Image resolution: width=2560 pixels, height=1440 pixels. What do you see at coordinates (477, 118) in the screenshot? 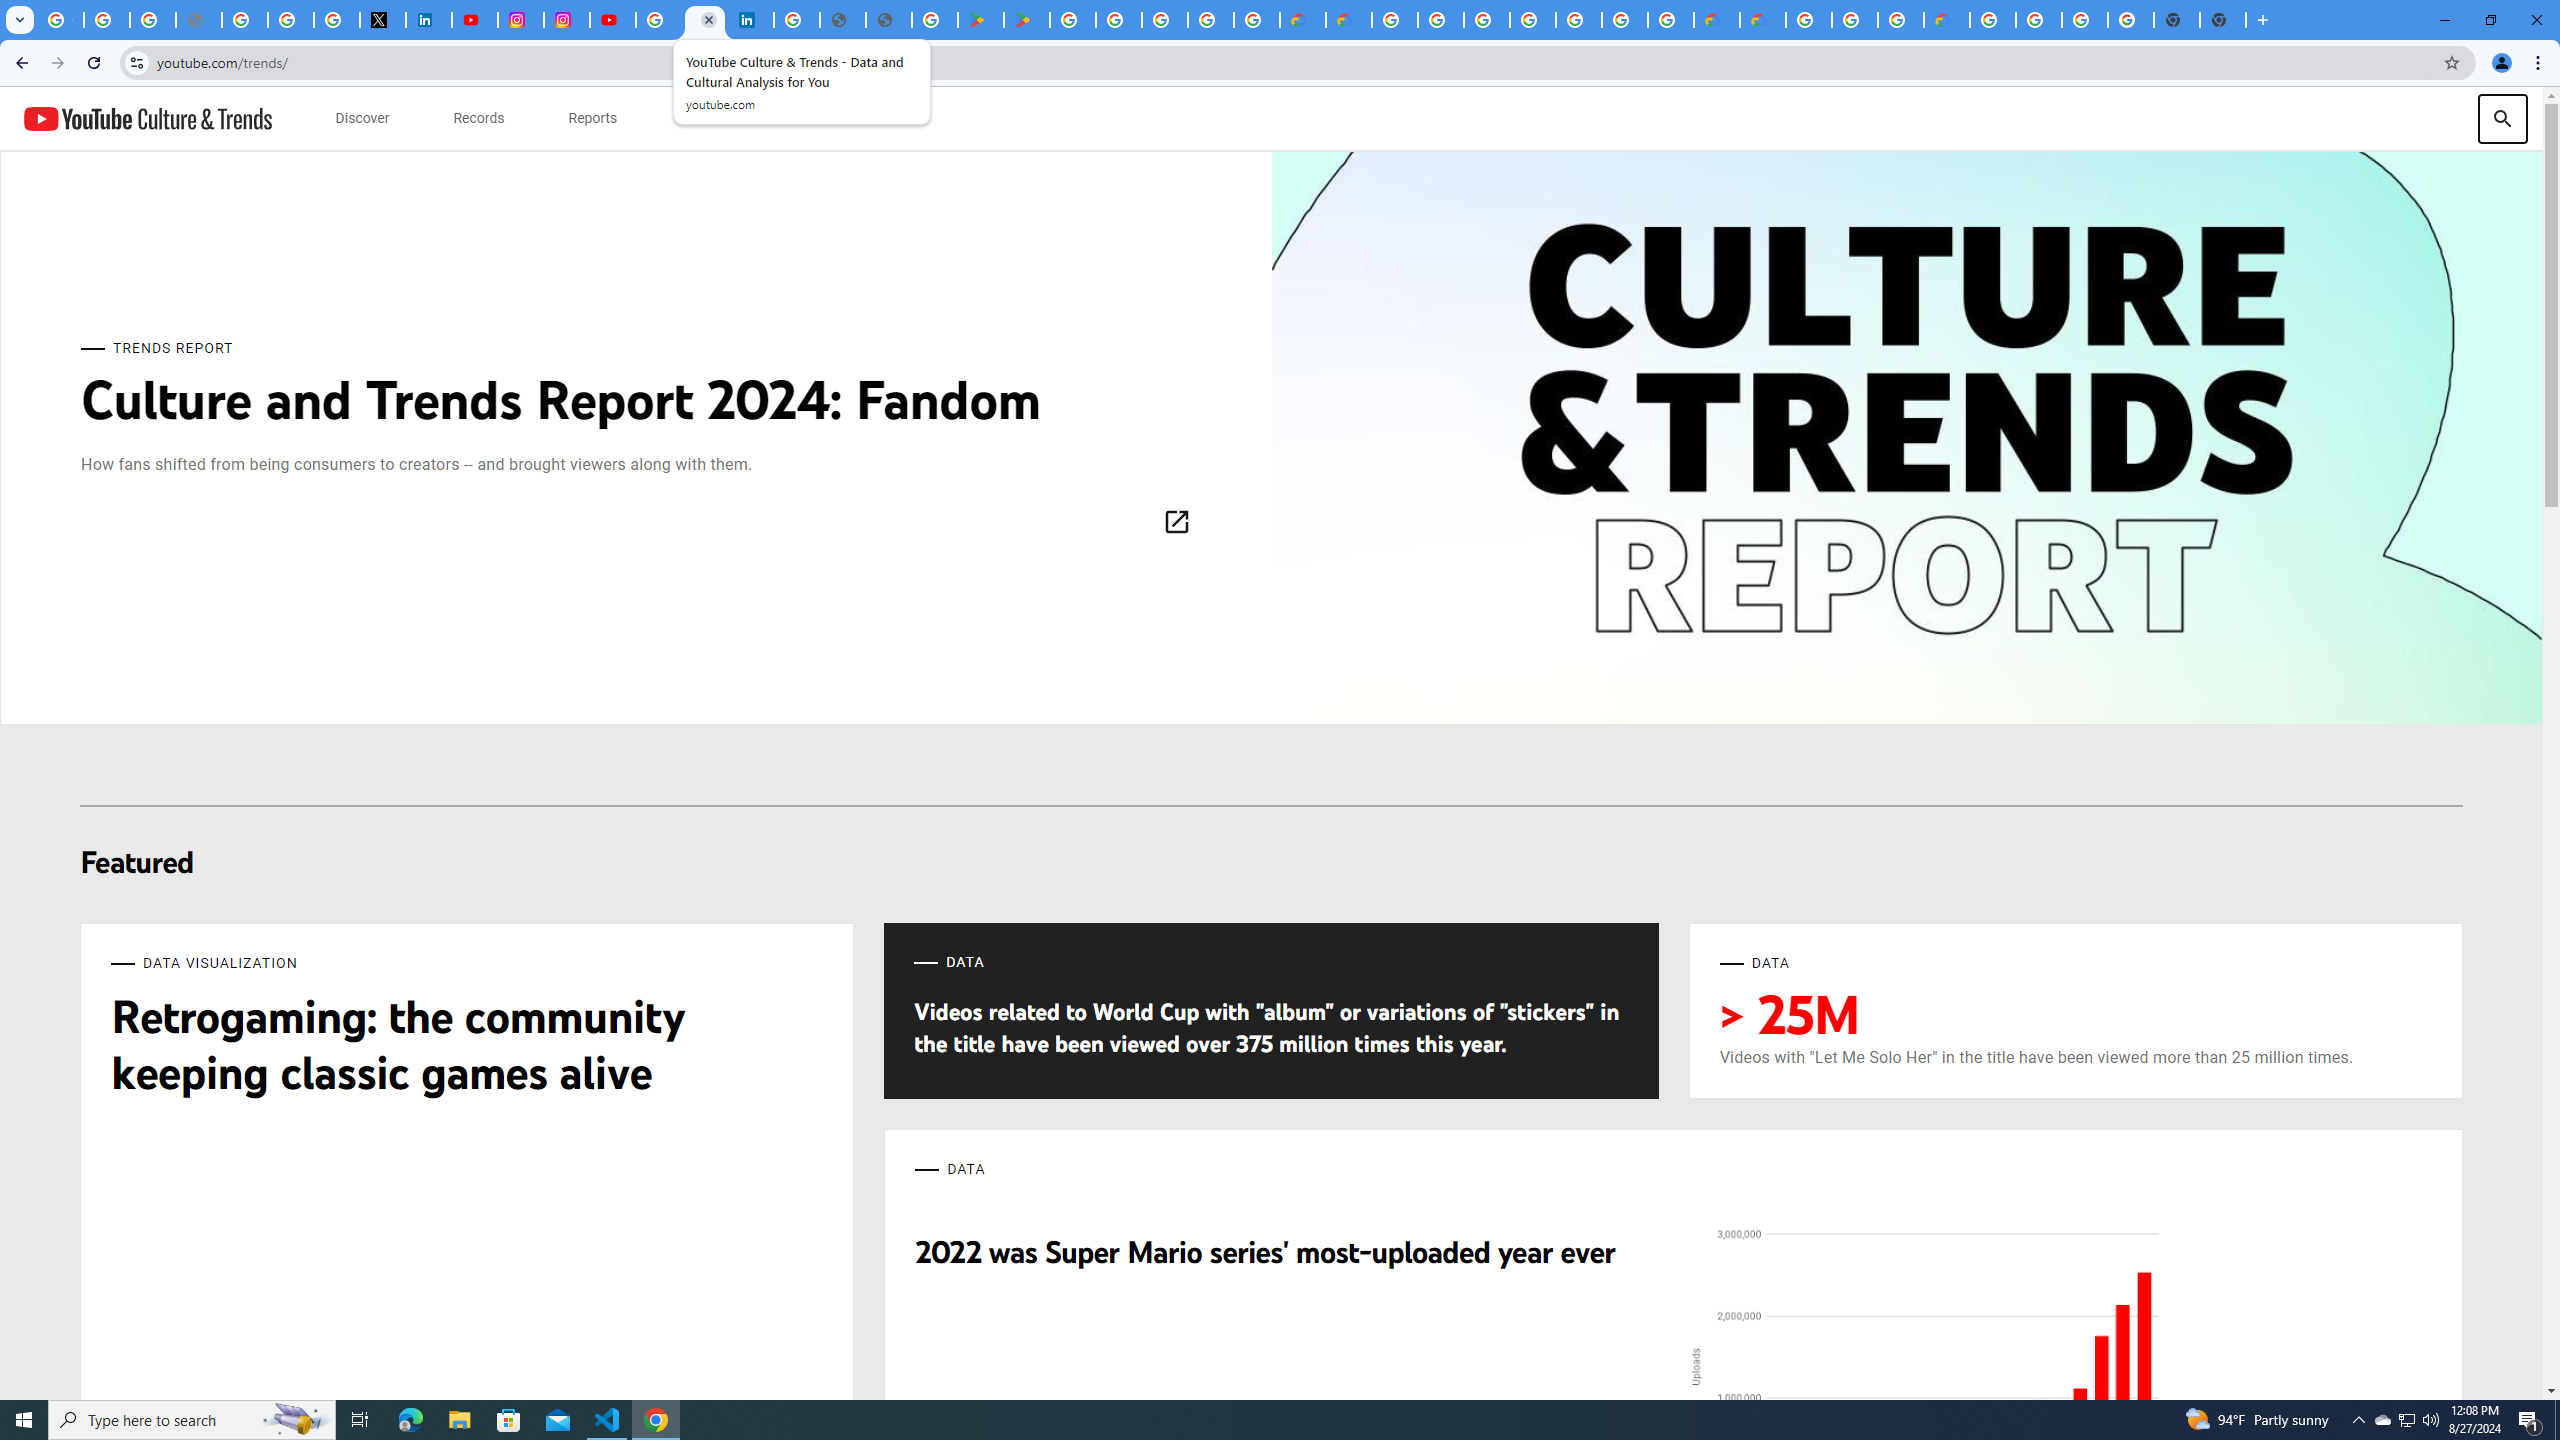
I see `'subnav-Records menupopup'` at bounding box center [477, 118].